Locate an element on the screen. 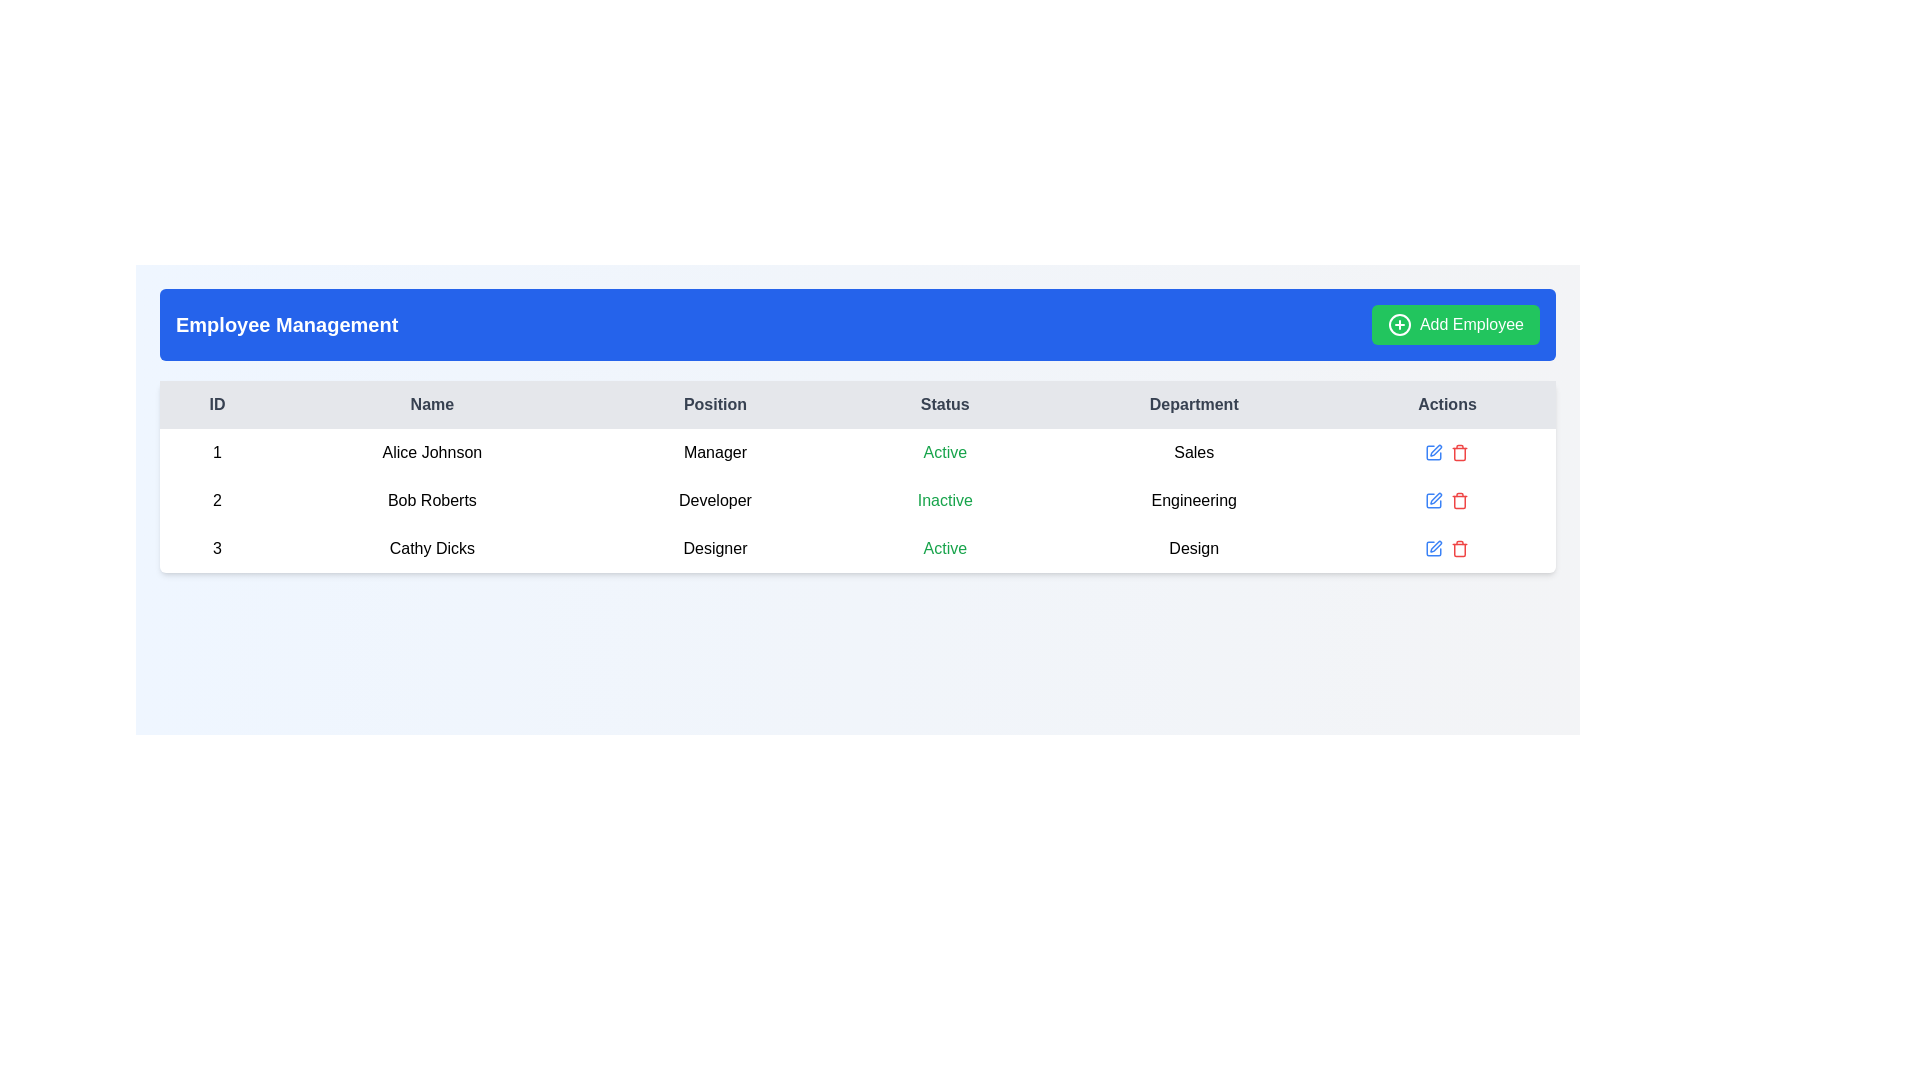 The height and width of the screenshot is (1080, 1920). the static text label in the third column of the table, labeled 'Position', which indicates the employee positions is located at coordinates (715, 405).